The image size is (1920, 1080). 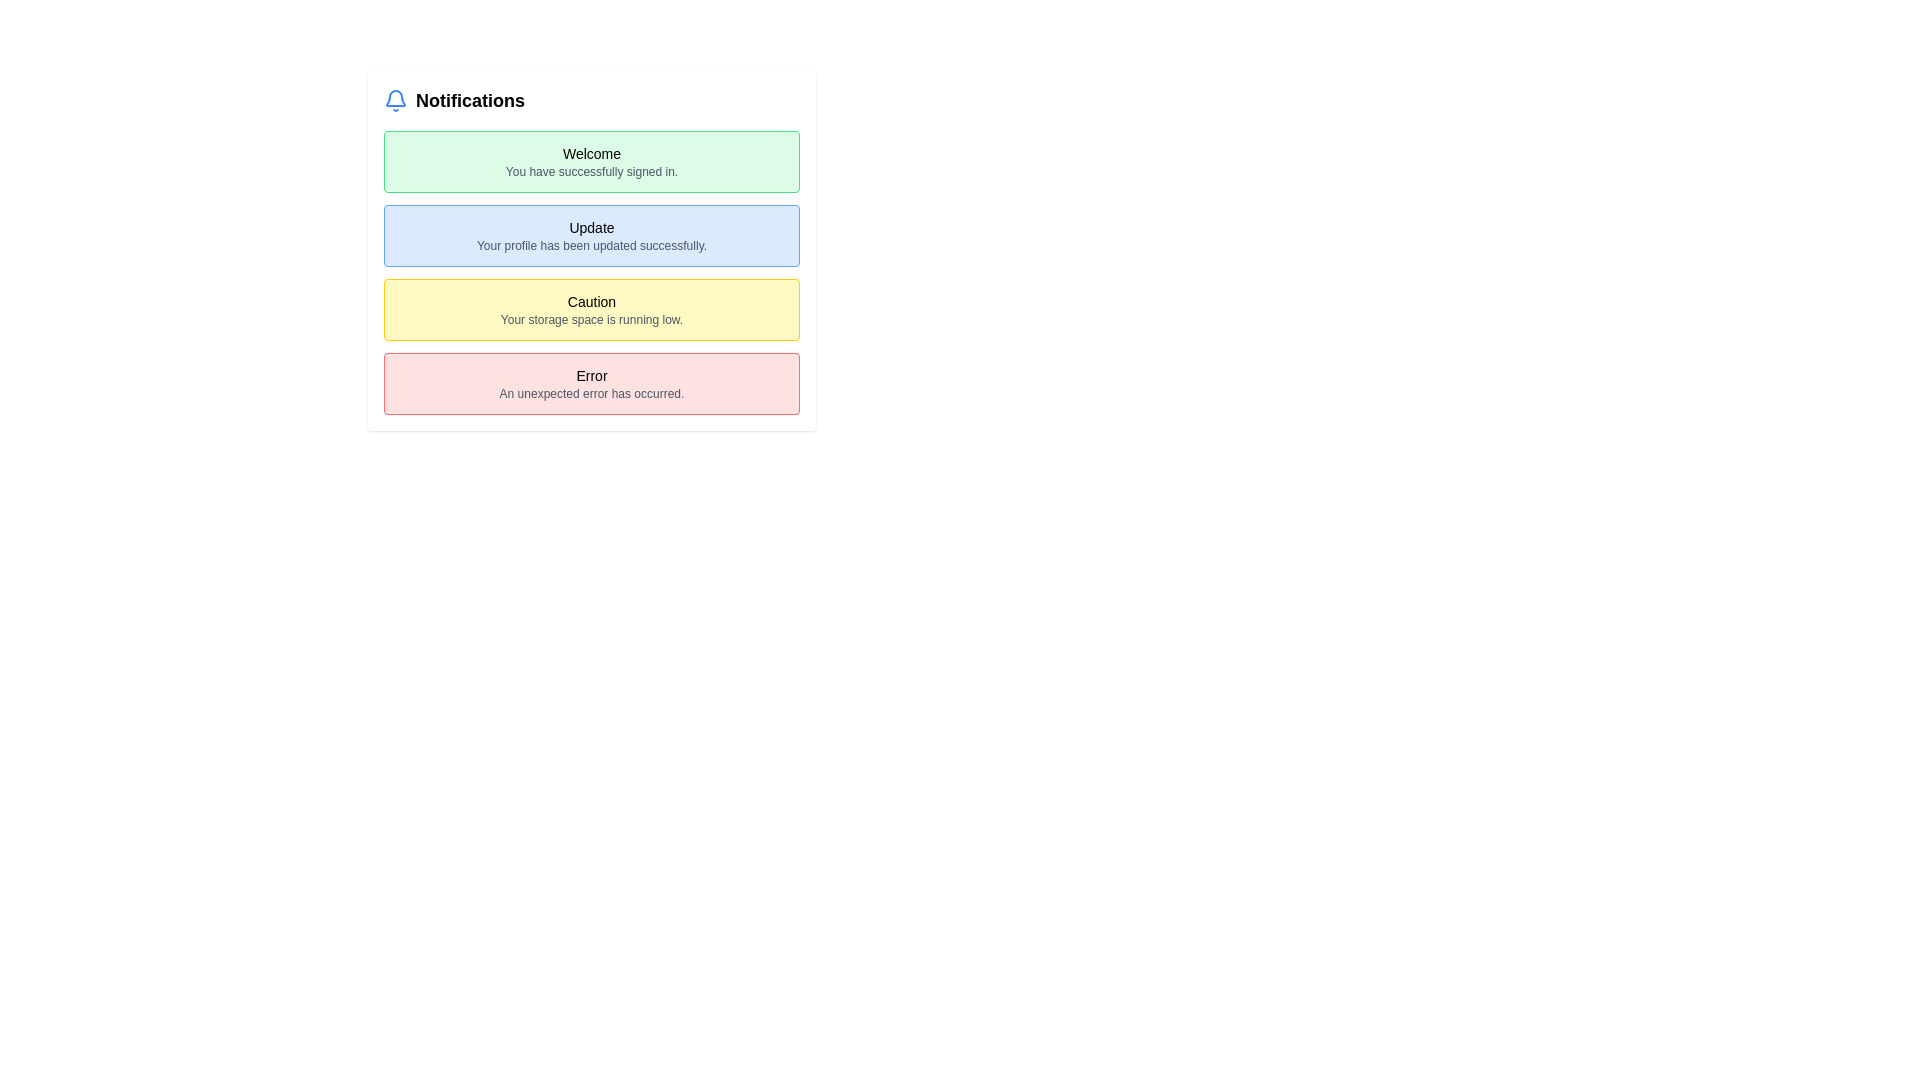 I want to click on the blue bell icon for notifications, which is located to the left of the 'Notifications' text, so click(x=395, y=100).